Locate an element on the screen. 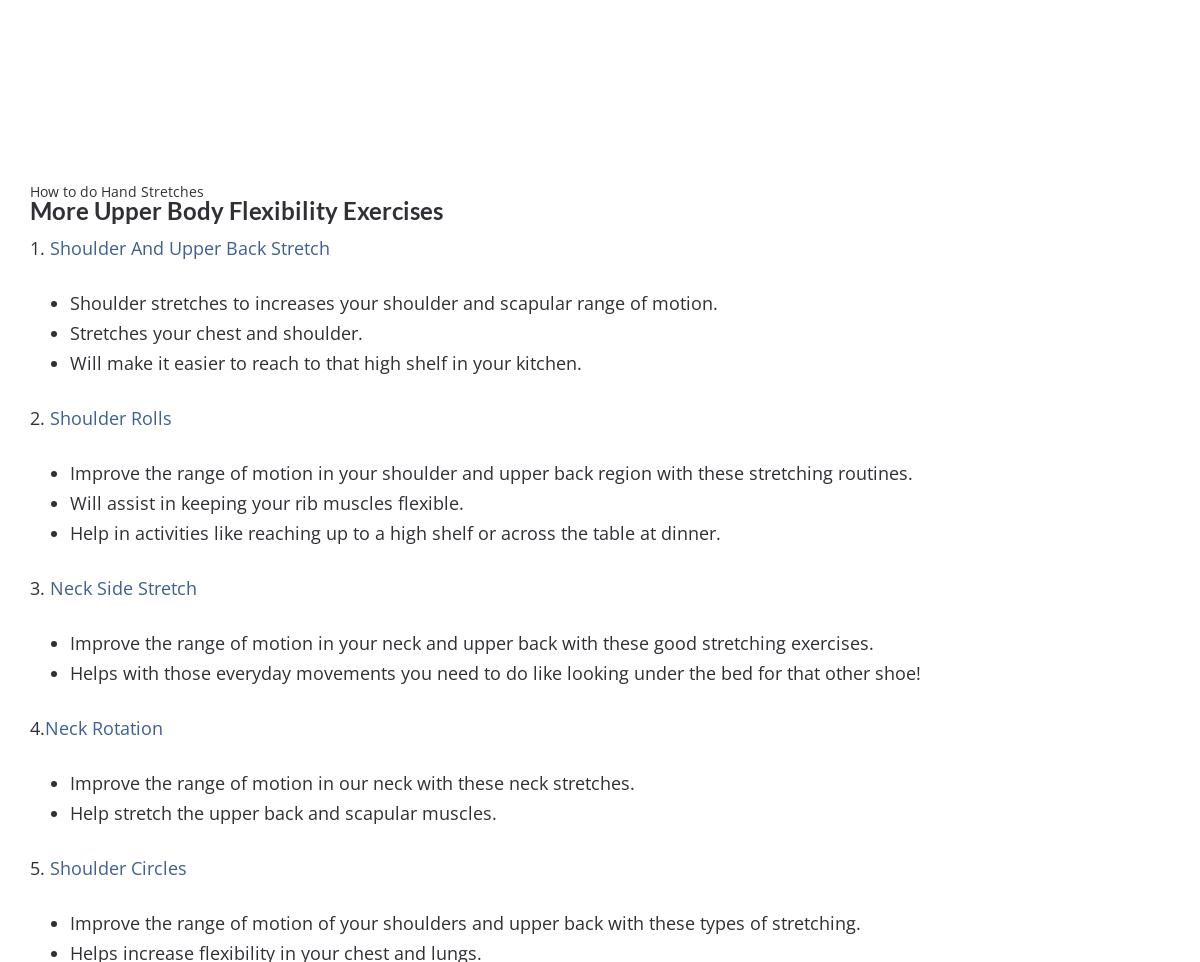  '3.' is located at coordinates (39, 586).